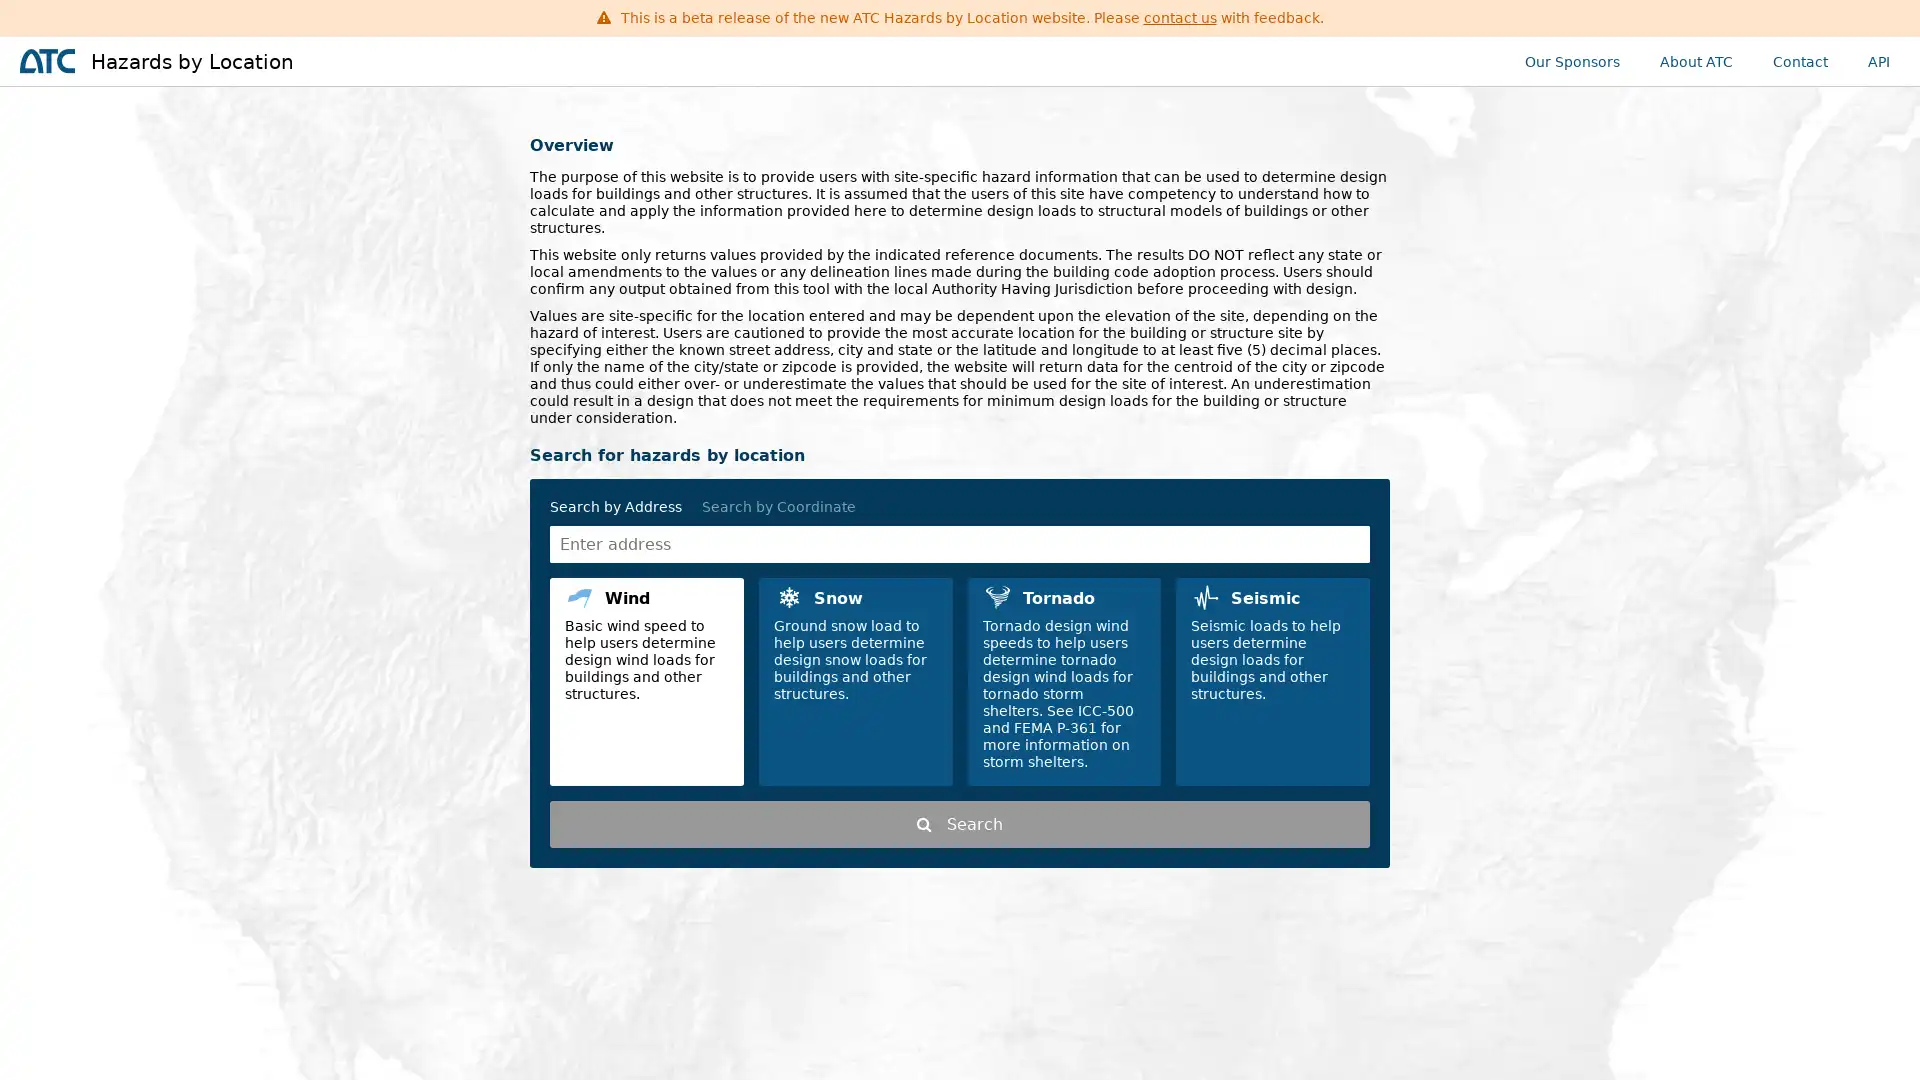 This screenshot has height=1080, width=1920. Describe the element at coordinates (960, 824) in the screenshot. I see `Search` at that location.